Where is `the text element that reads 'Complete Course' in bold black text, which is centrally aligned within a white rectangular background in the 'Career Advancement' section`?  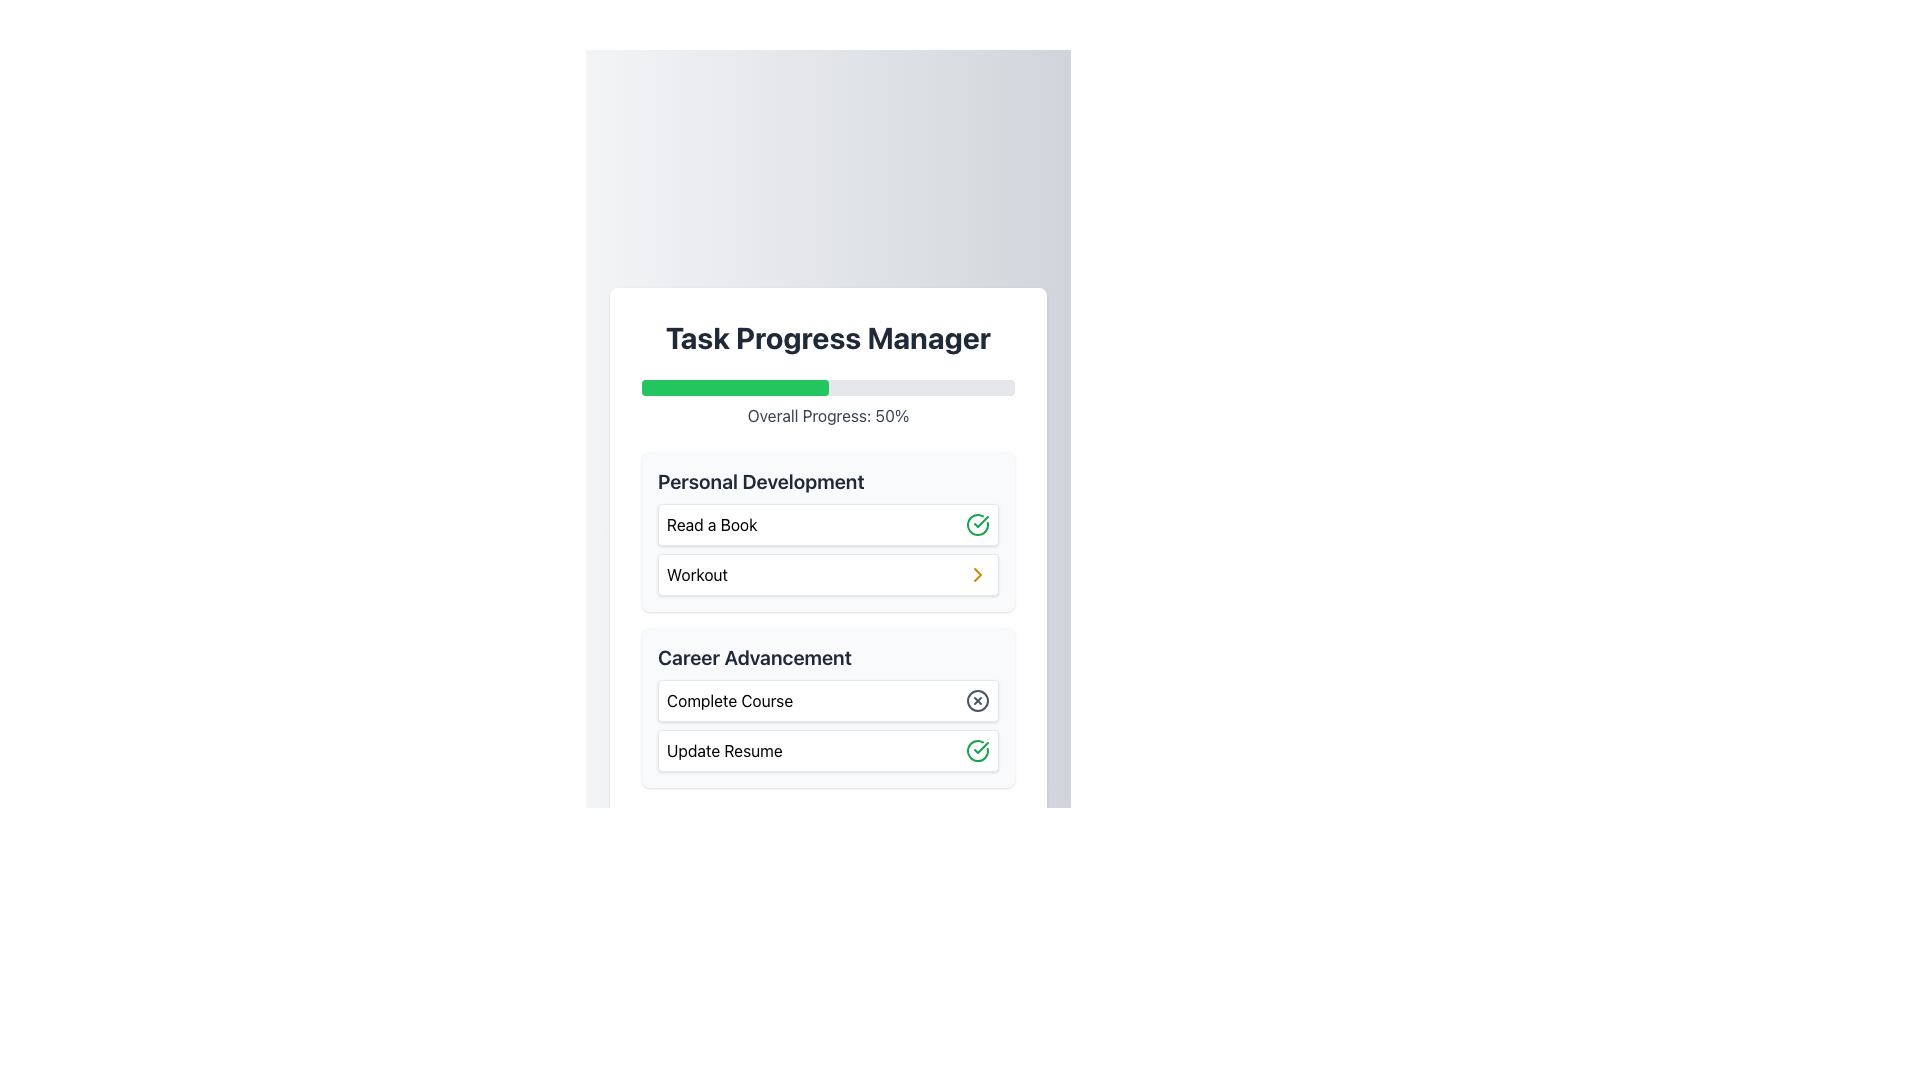
the text element that reads 'Complete Course' in bold black text, which is centrally aligned within a white rectangular background in the 'Career Advancement' section is located at coordinates (728, 700).